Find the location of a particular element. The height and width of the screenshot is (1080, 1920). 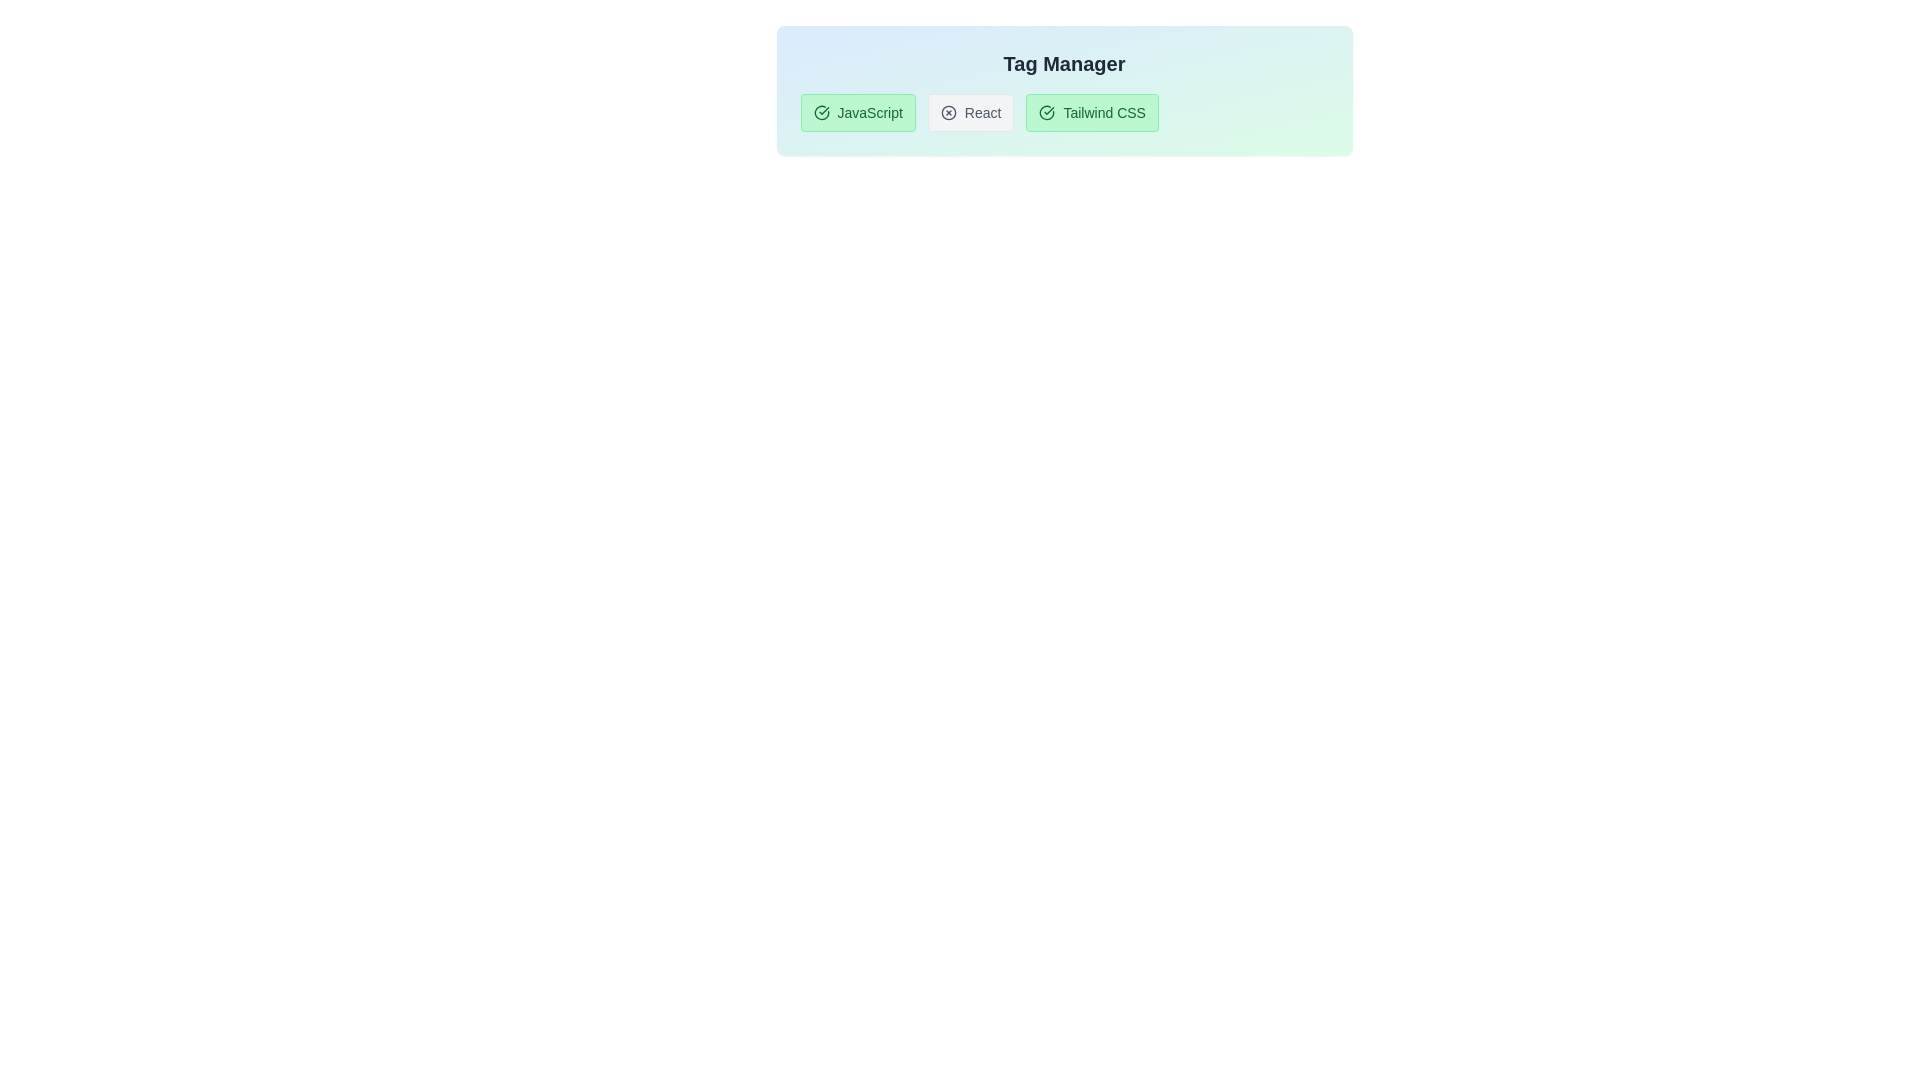

the tag Tailwind CSS to view its hover effect is located at coordinates (1091, 112).